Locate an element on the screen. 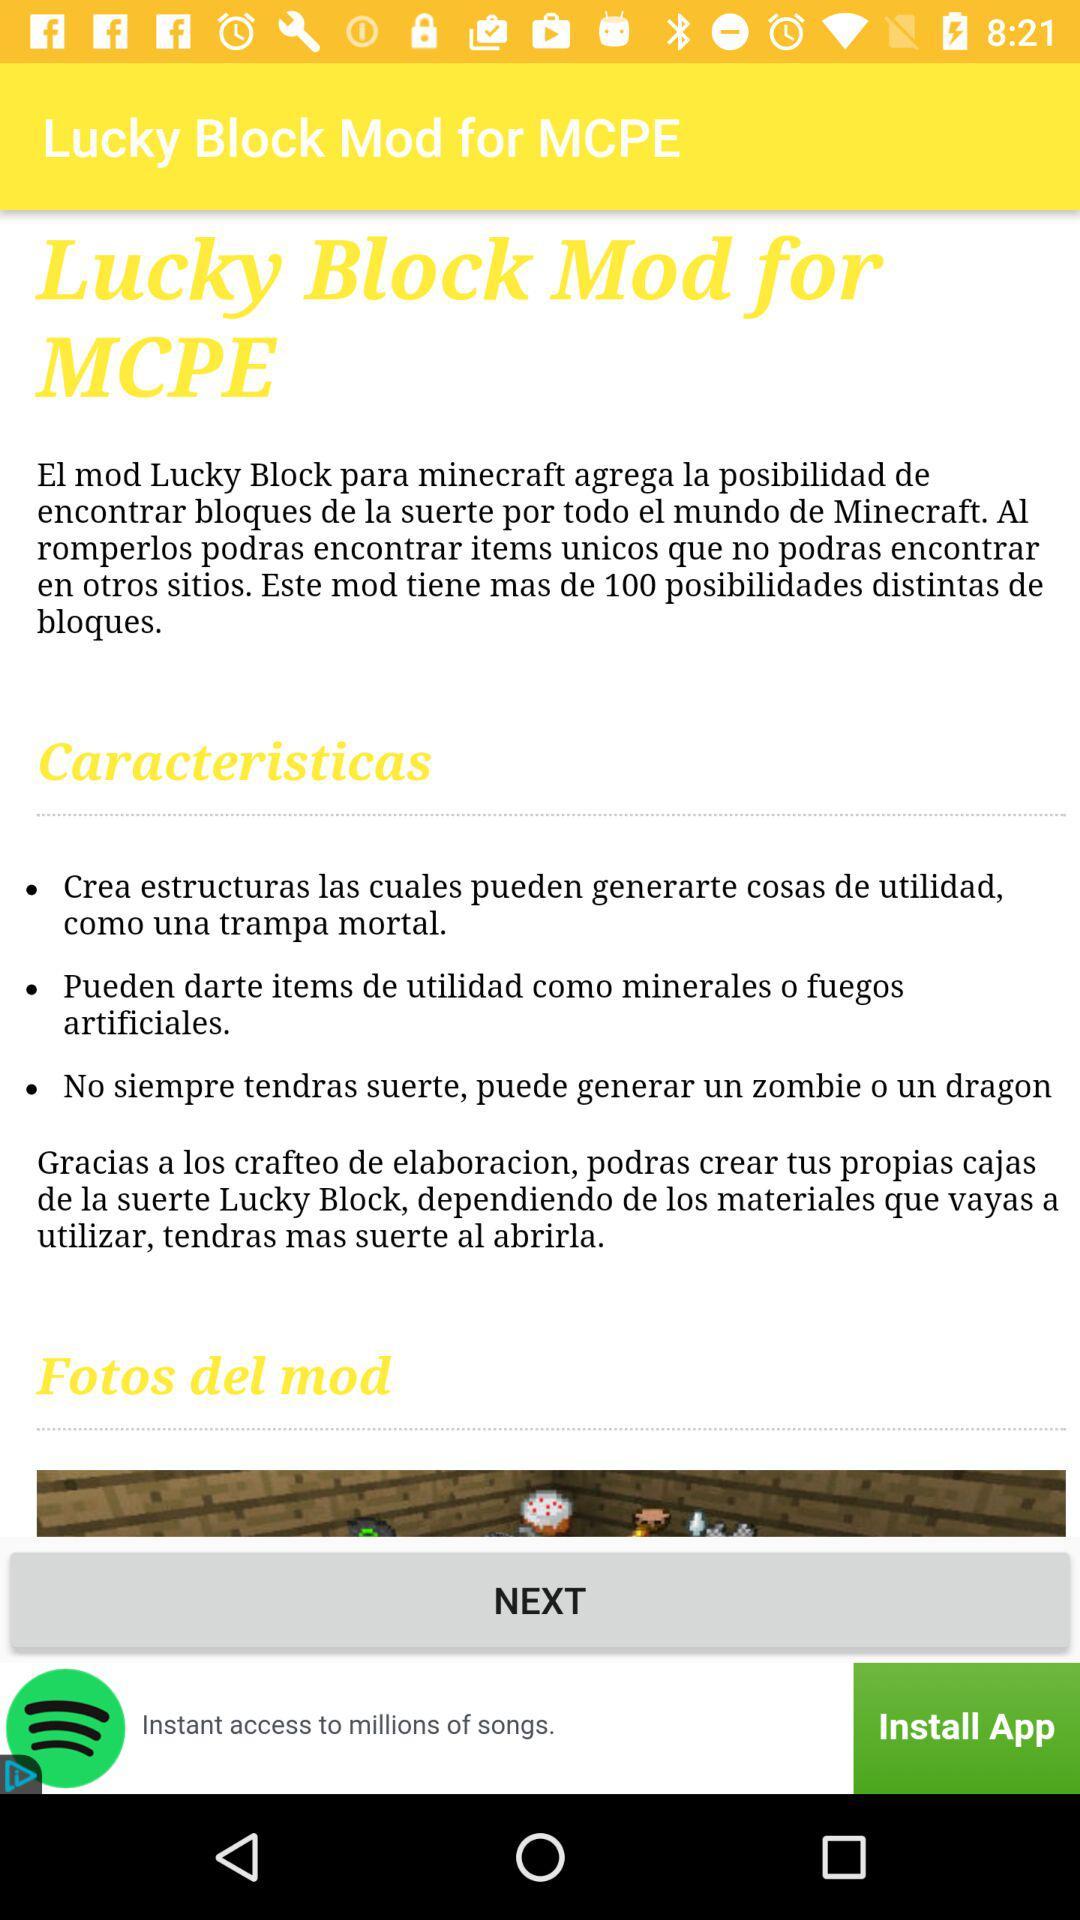  advertisement is located at coordinates (540, 1727).